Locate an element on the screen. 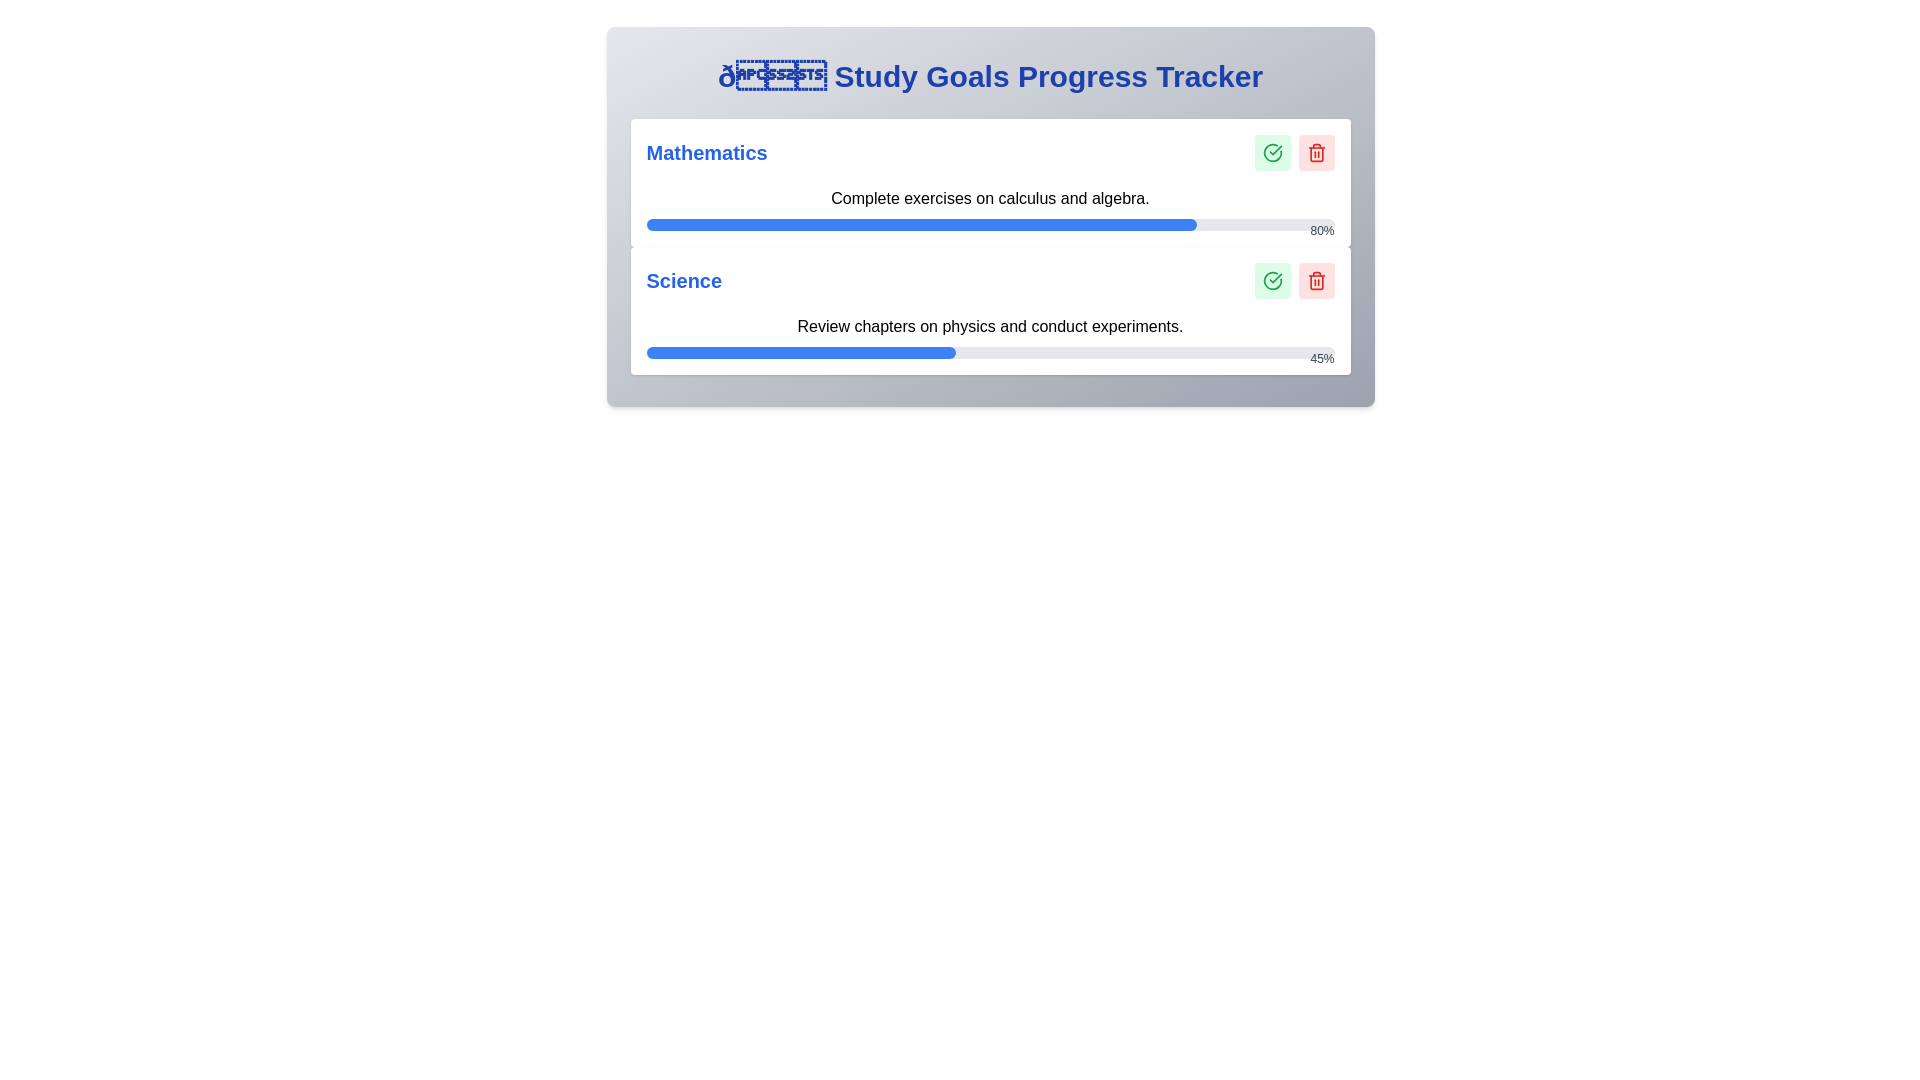 Image resolution: width=1920 pixels, height=1080 pixels. the green checkmark icon button located in the second task group of the Study Goals Progress Tracker layout to mark the task as completed is located at coordinates (1271, 281).